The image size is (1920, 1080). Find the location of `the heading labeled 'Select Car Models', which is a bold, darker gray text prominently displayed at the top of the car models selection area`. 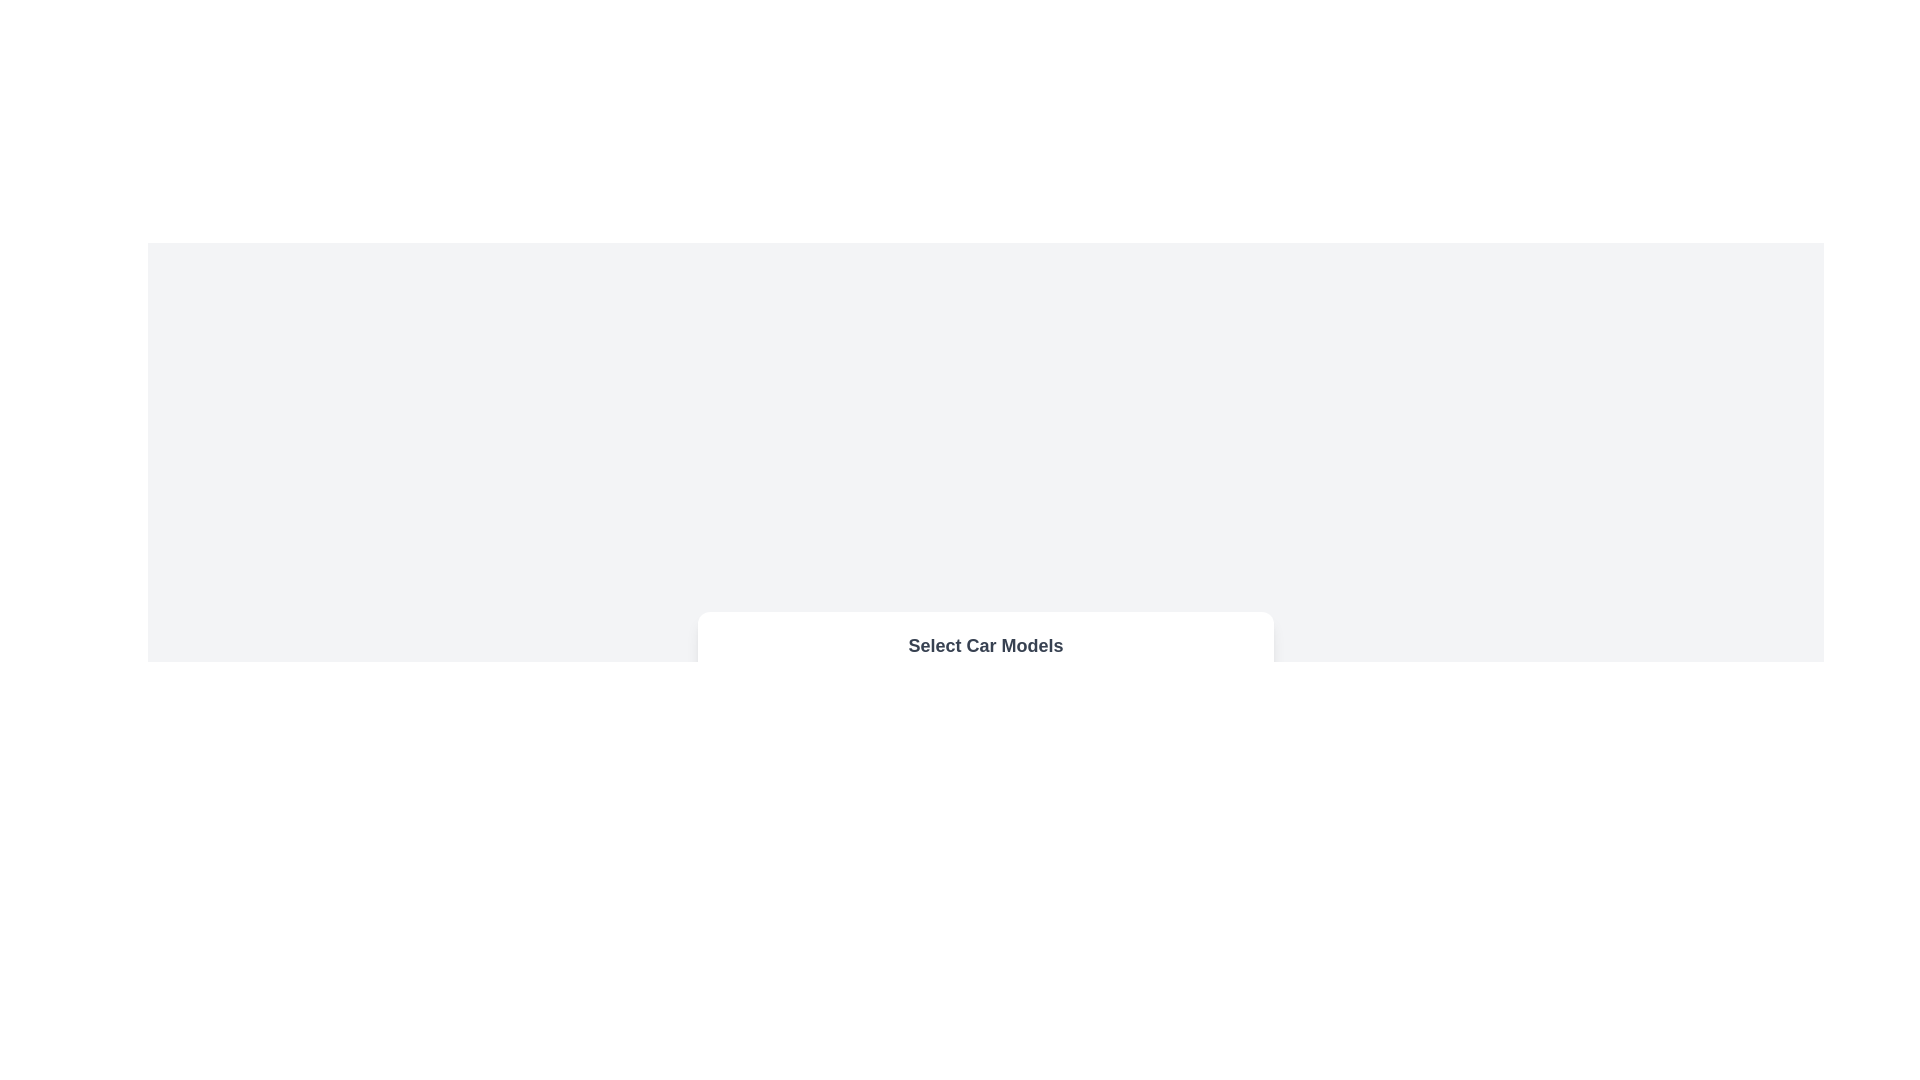

the heading labeled 'Select Car Models', which is a bold, darker gray text prominently displayed at the top of the car models selection area is located at coordinates (985, 645).